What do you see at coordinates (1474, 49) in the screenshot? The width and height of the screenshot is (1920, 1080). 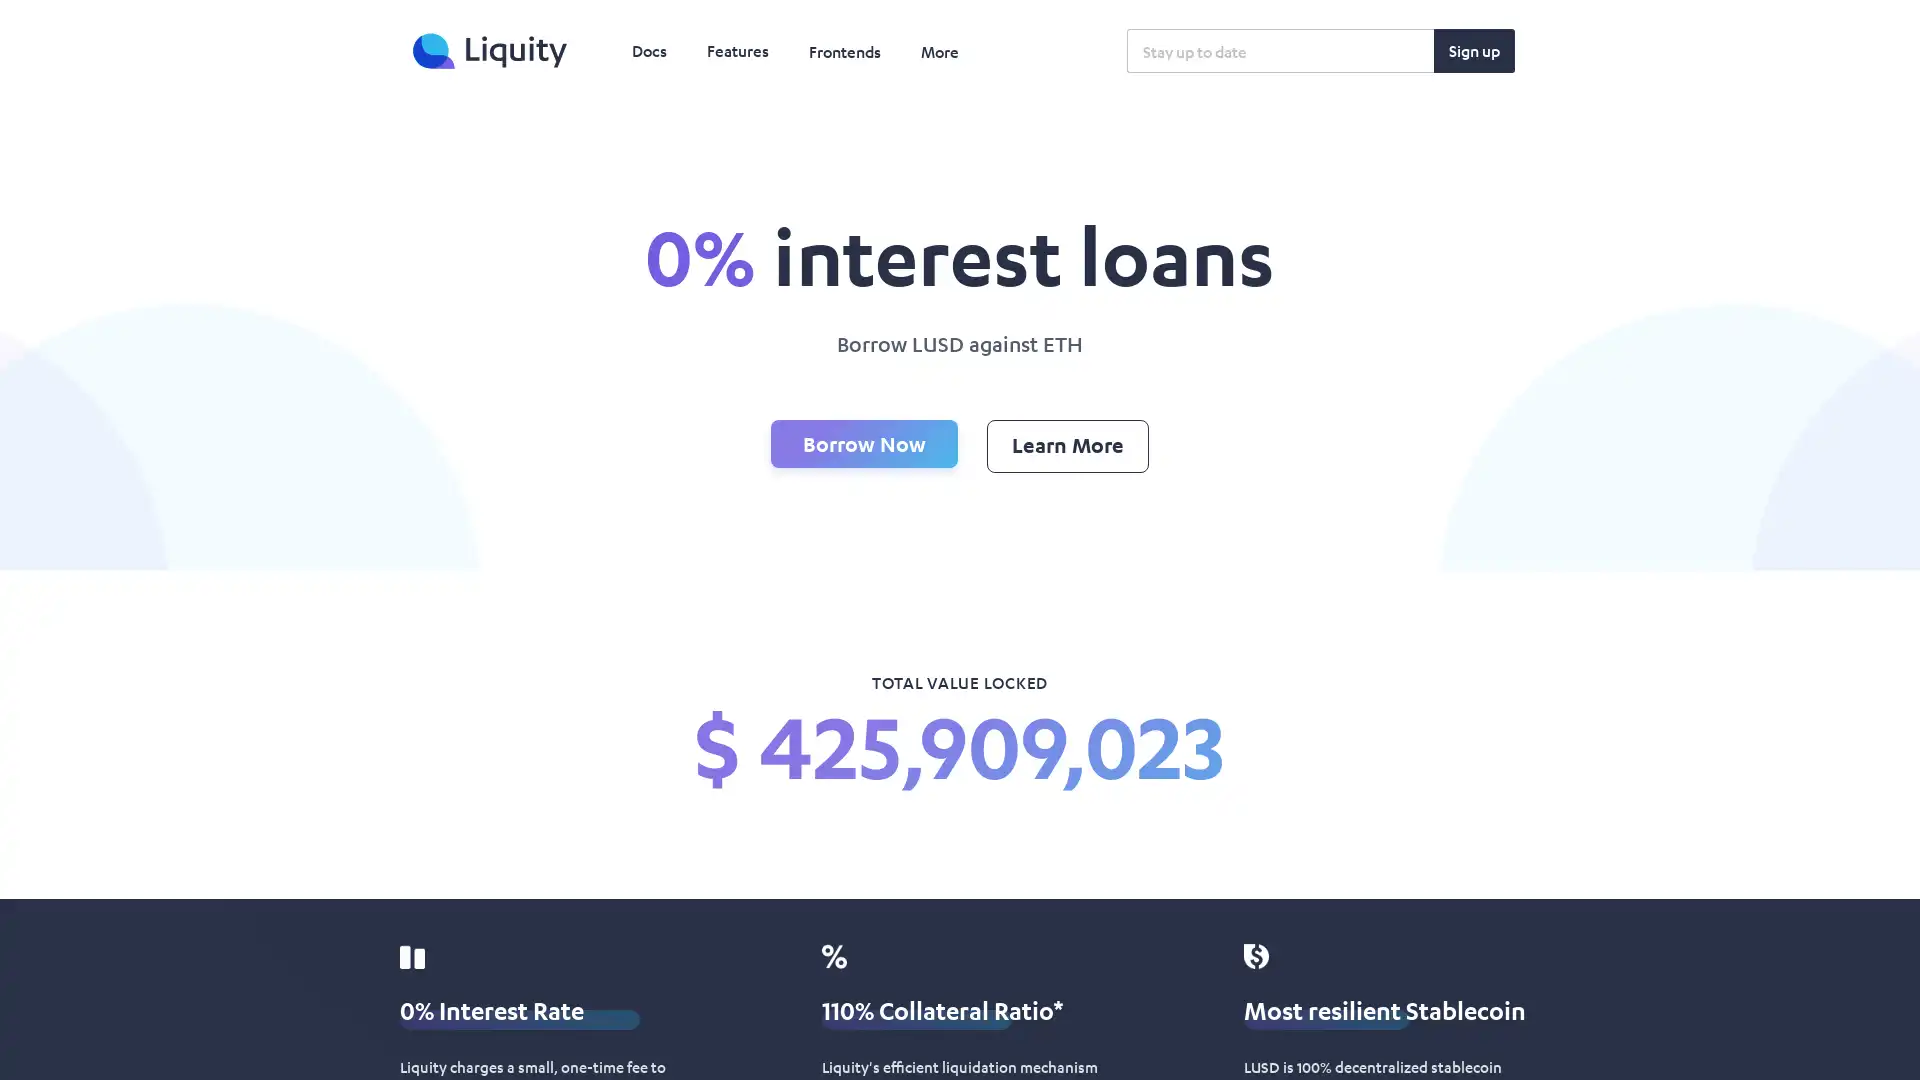 I see `Sign up` at bounding box center [1474, 49].